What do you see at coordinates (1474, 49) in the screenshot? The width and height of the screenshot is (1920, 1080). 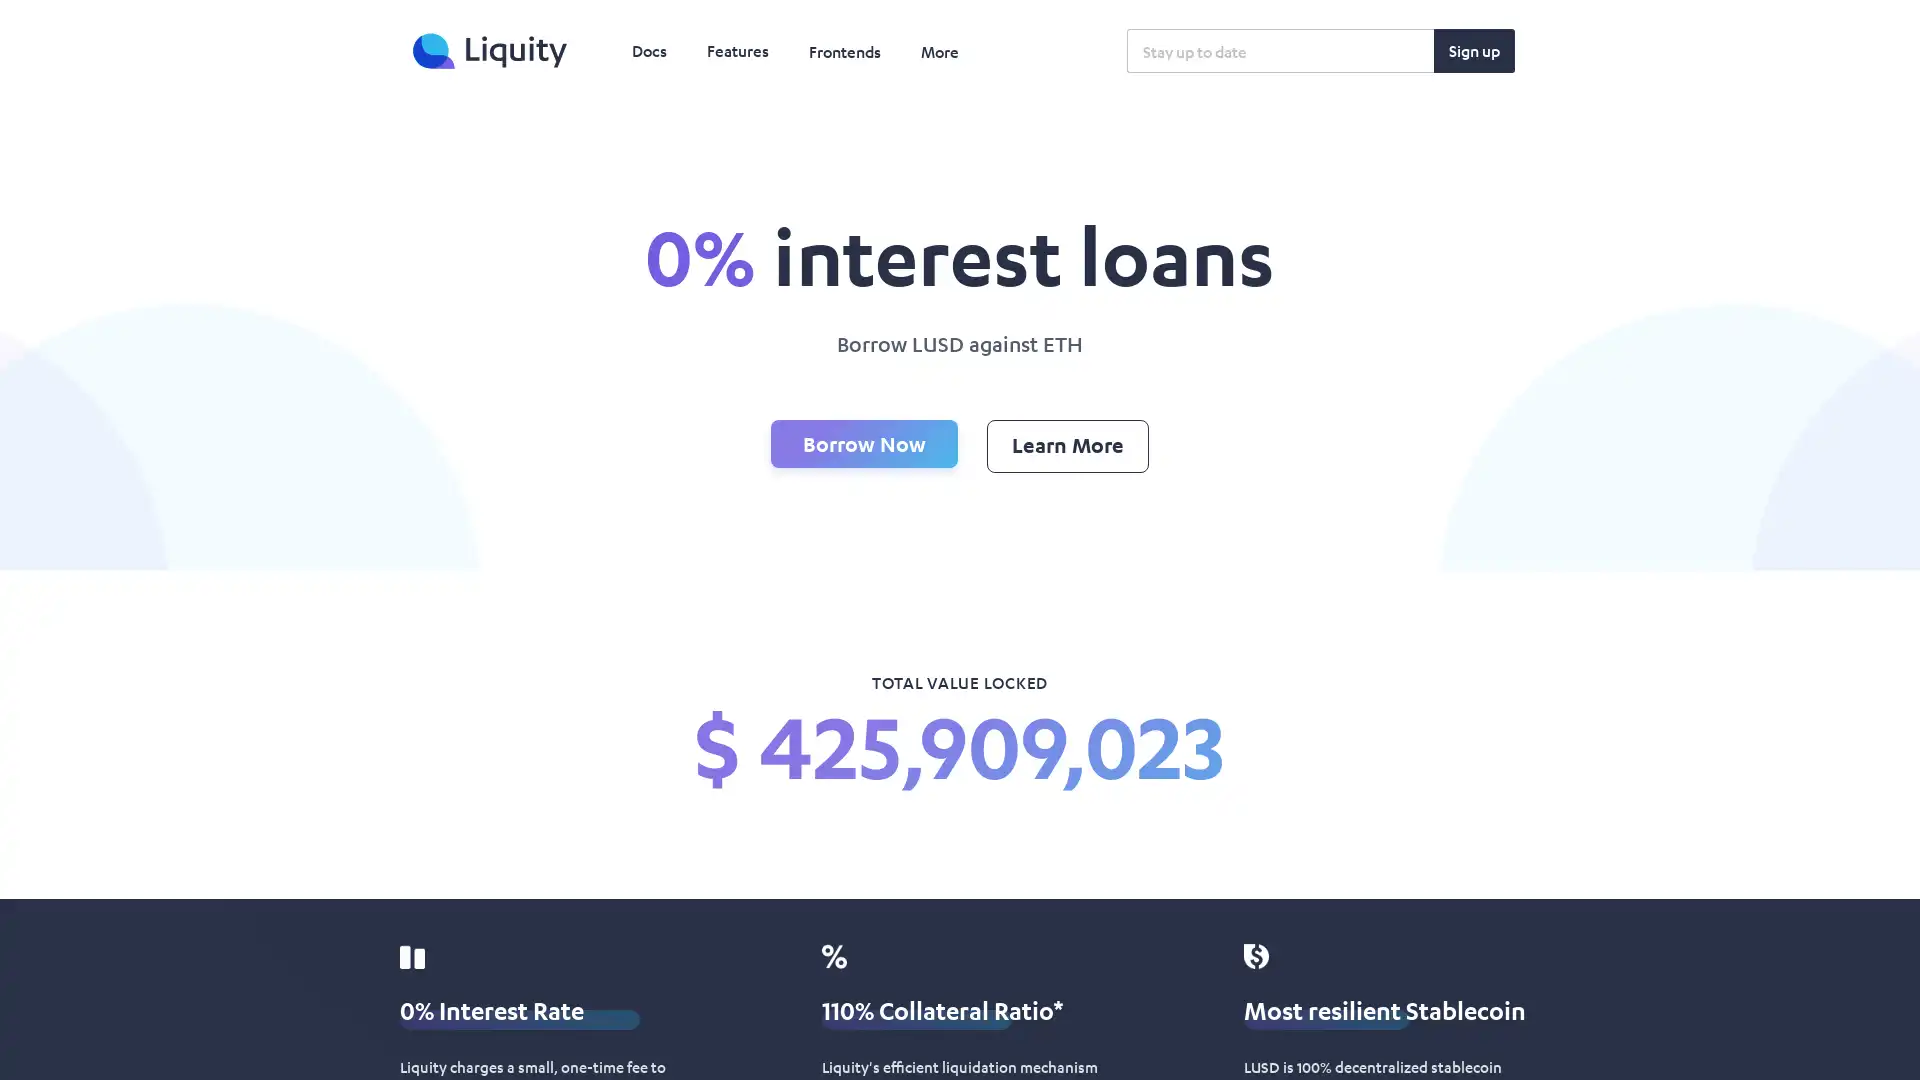 I see `Sign up` at bounding box center [1474, 49].